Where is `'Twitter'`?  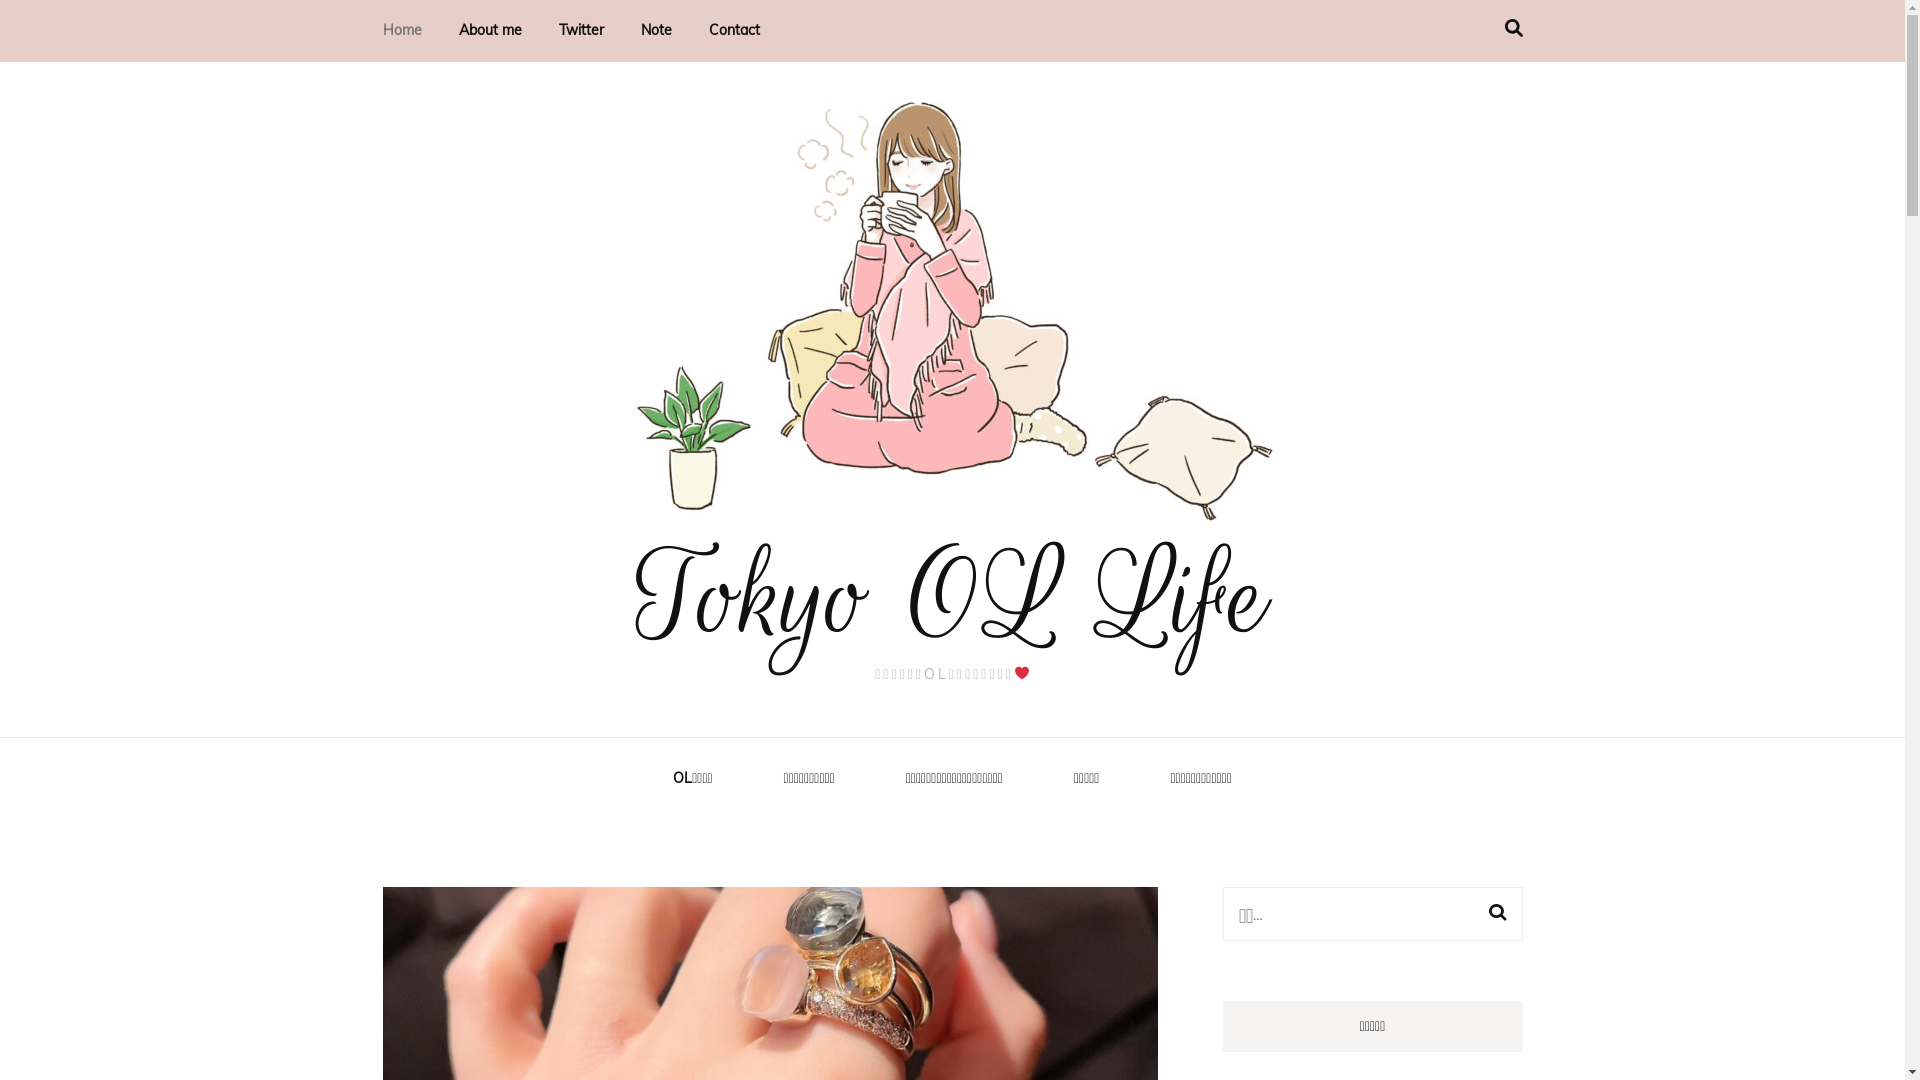
'Twitter' is located at coordinates (579, 30).